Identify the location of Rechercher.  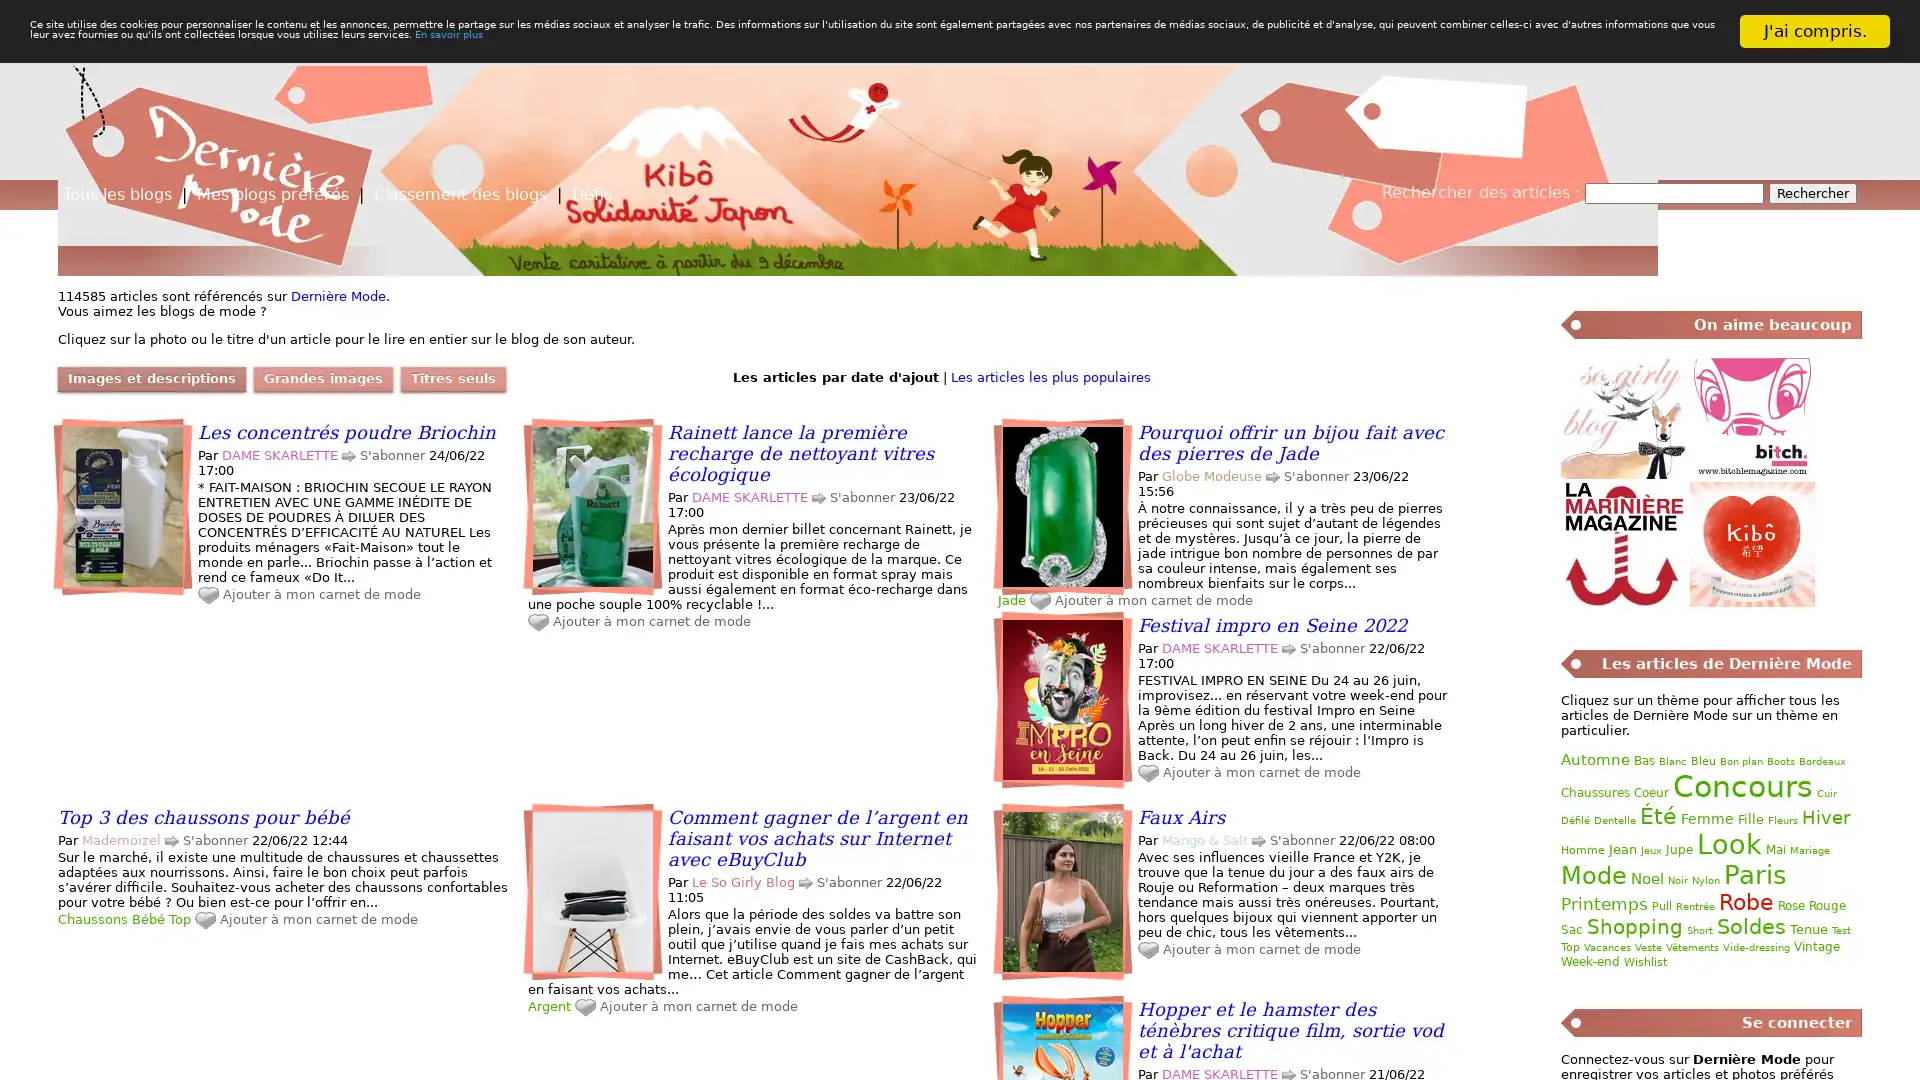
(1813, 193).